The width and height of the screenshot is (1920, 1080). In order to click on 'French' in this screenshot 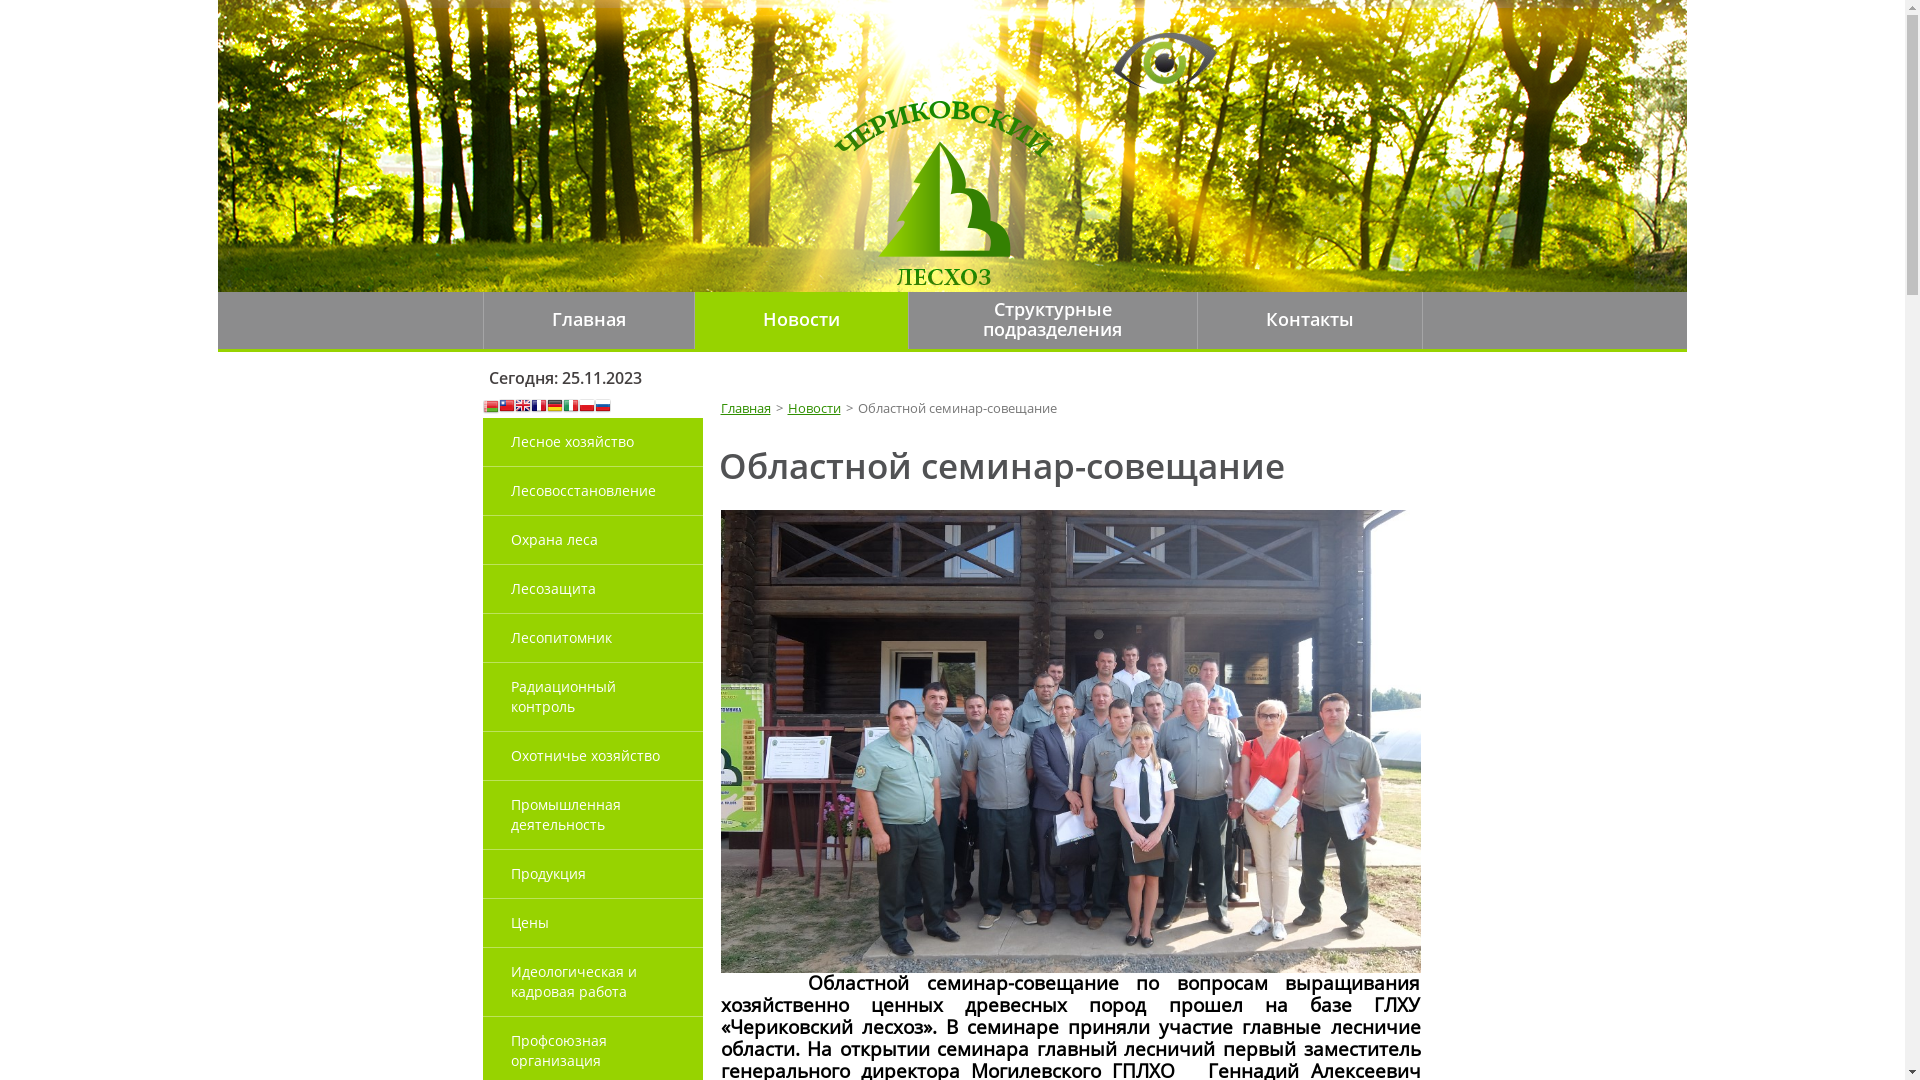, I will do `click(537, 406)`.